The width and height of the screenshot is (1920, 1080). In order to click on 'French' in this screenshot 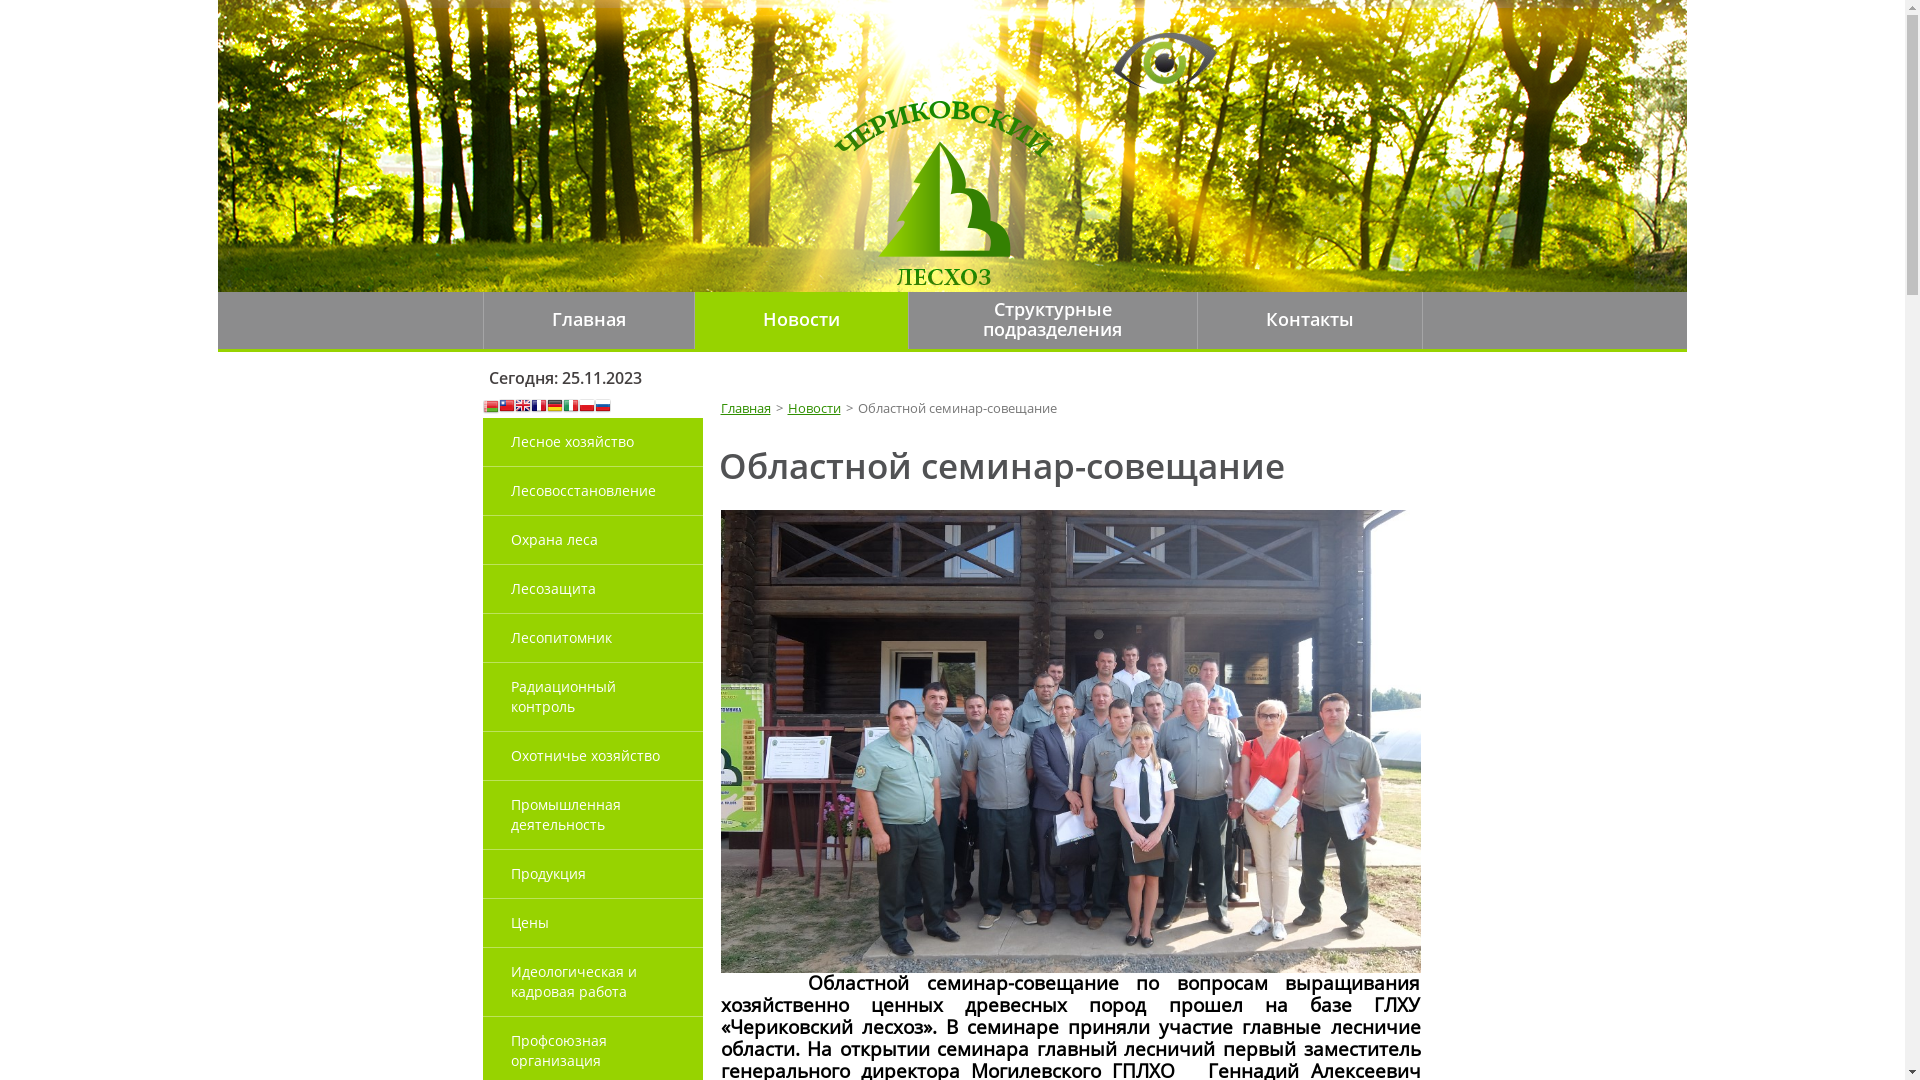, I will do `click(537, 406)`.